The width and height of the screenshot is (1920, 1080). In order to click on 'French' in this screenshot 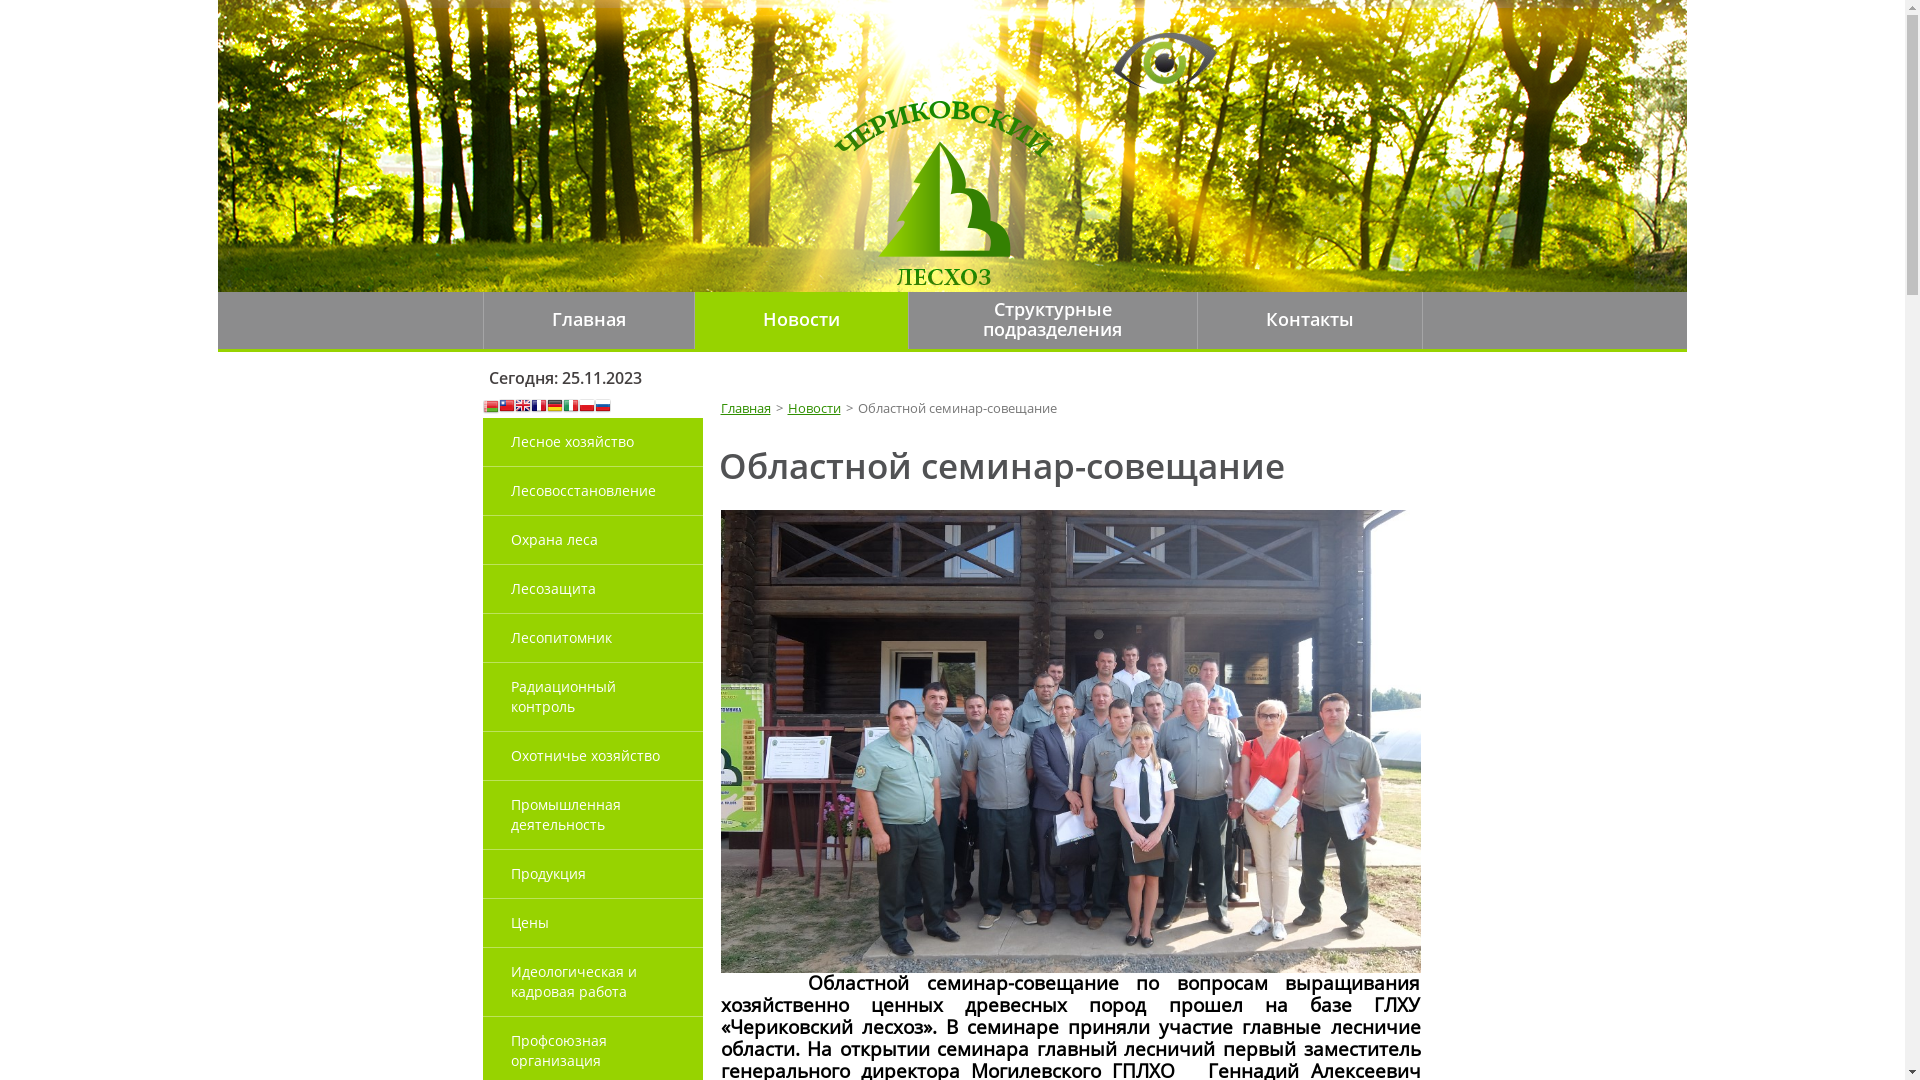, I will do `click(537, 406)`.